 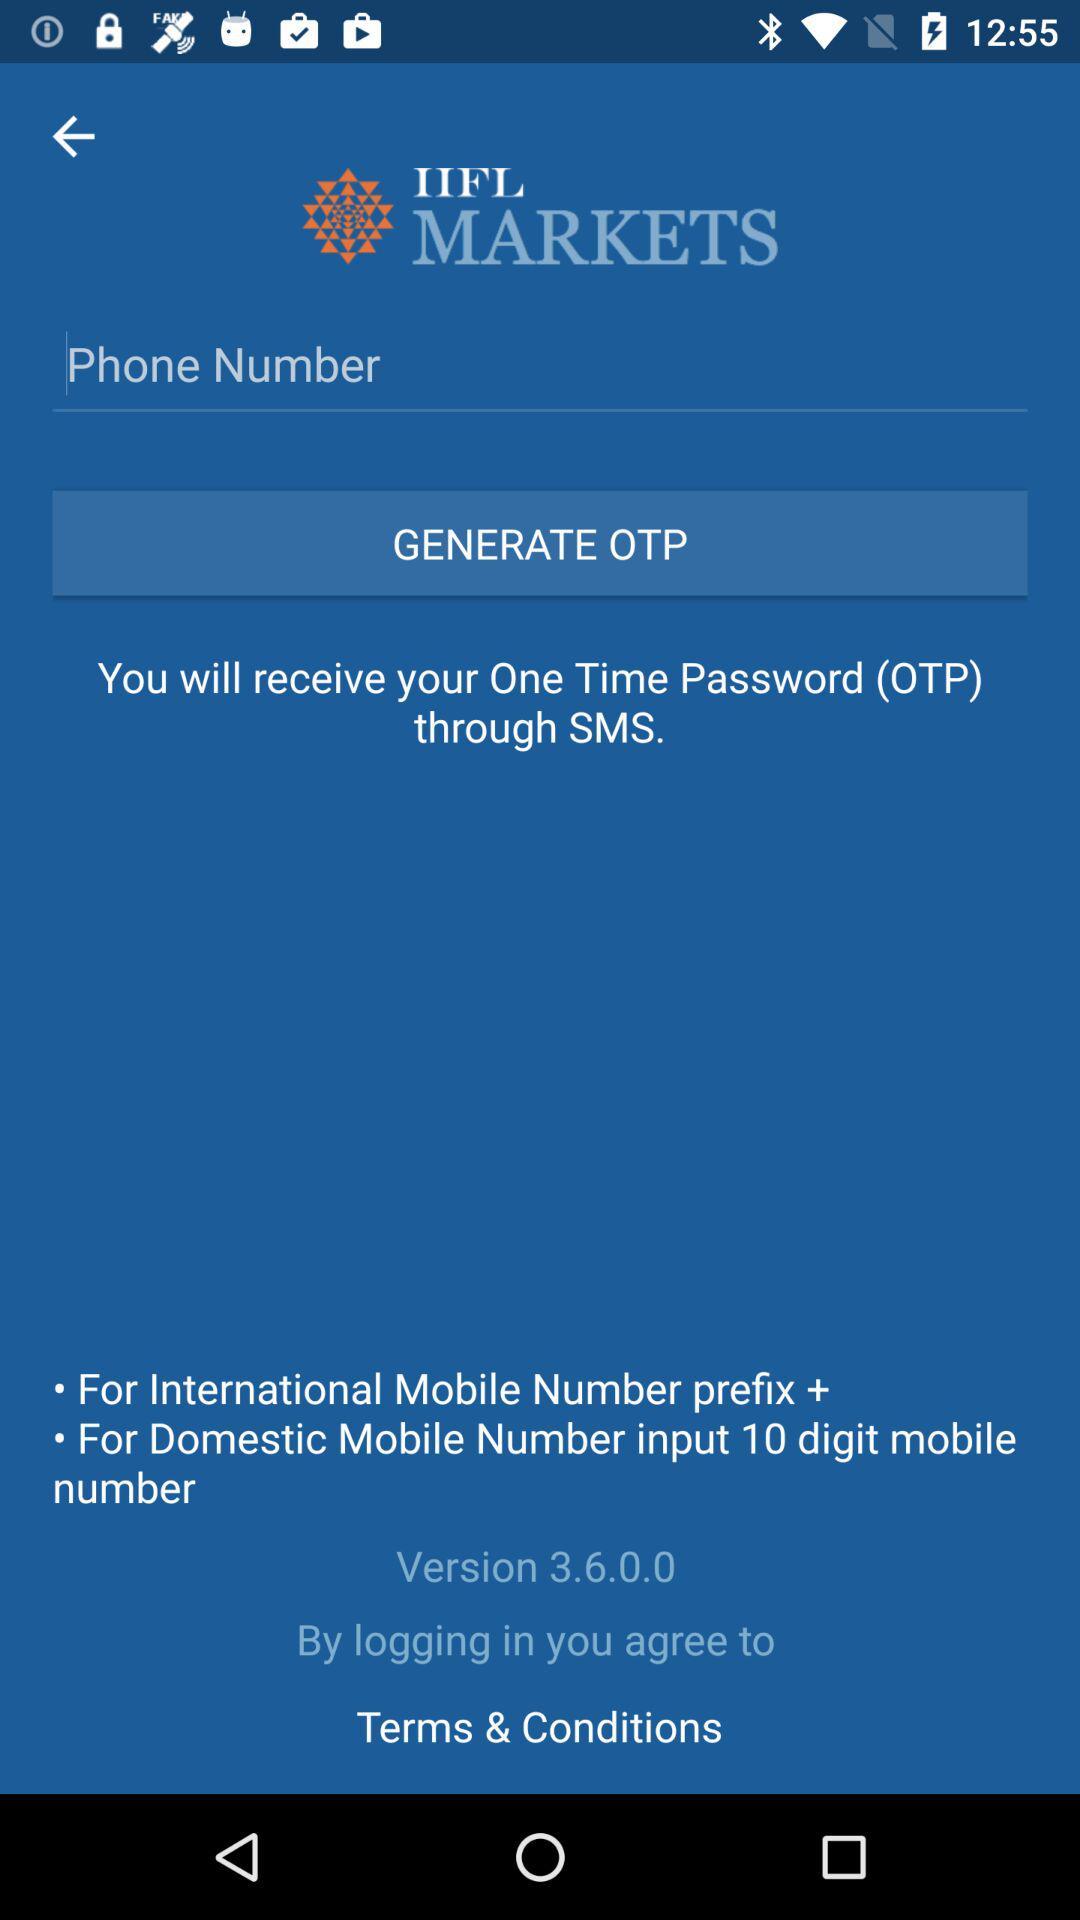 What do you see at coordinates (540, 1564) in the screenshot?
I see `version 3 6` at bounding box center [540, 1564].